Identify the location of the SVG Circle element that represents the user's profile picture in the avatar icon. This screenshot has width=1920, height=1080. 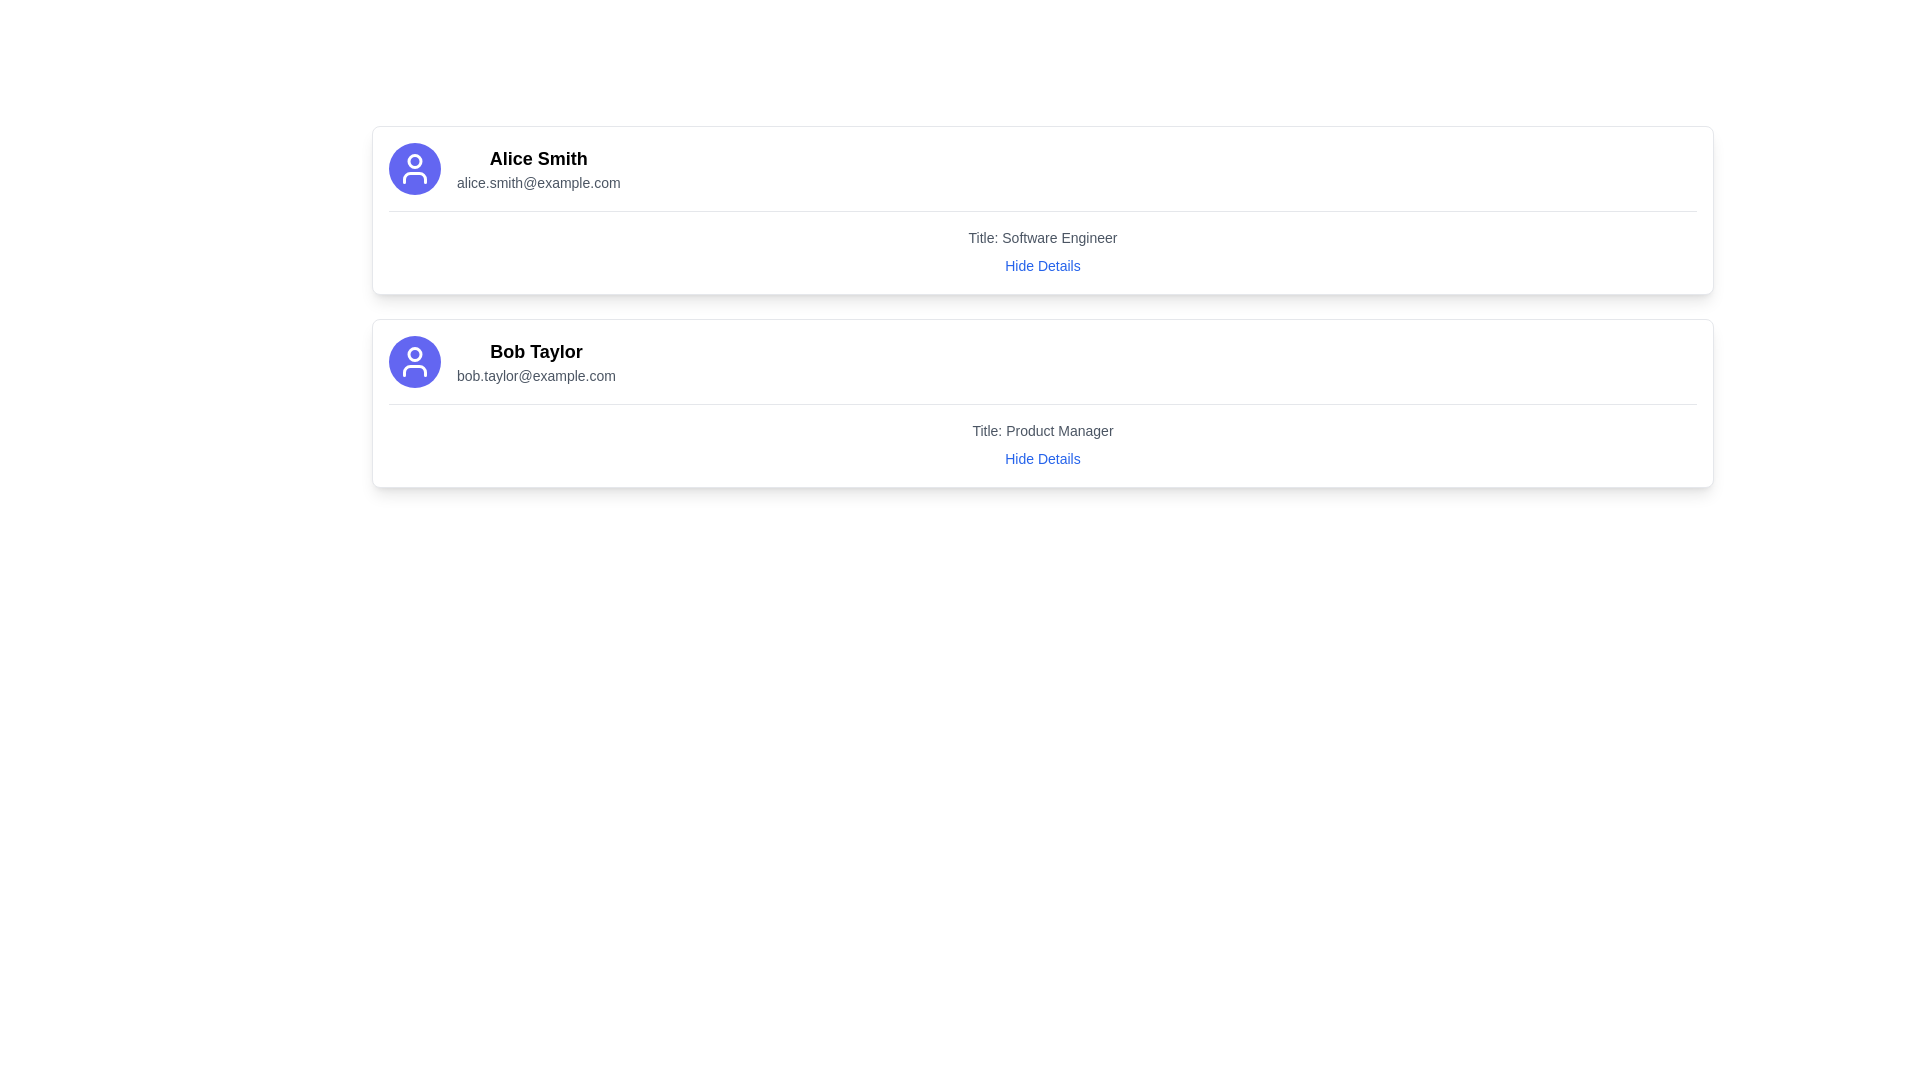
(413, 353).